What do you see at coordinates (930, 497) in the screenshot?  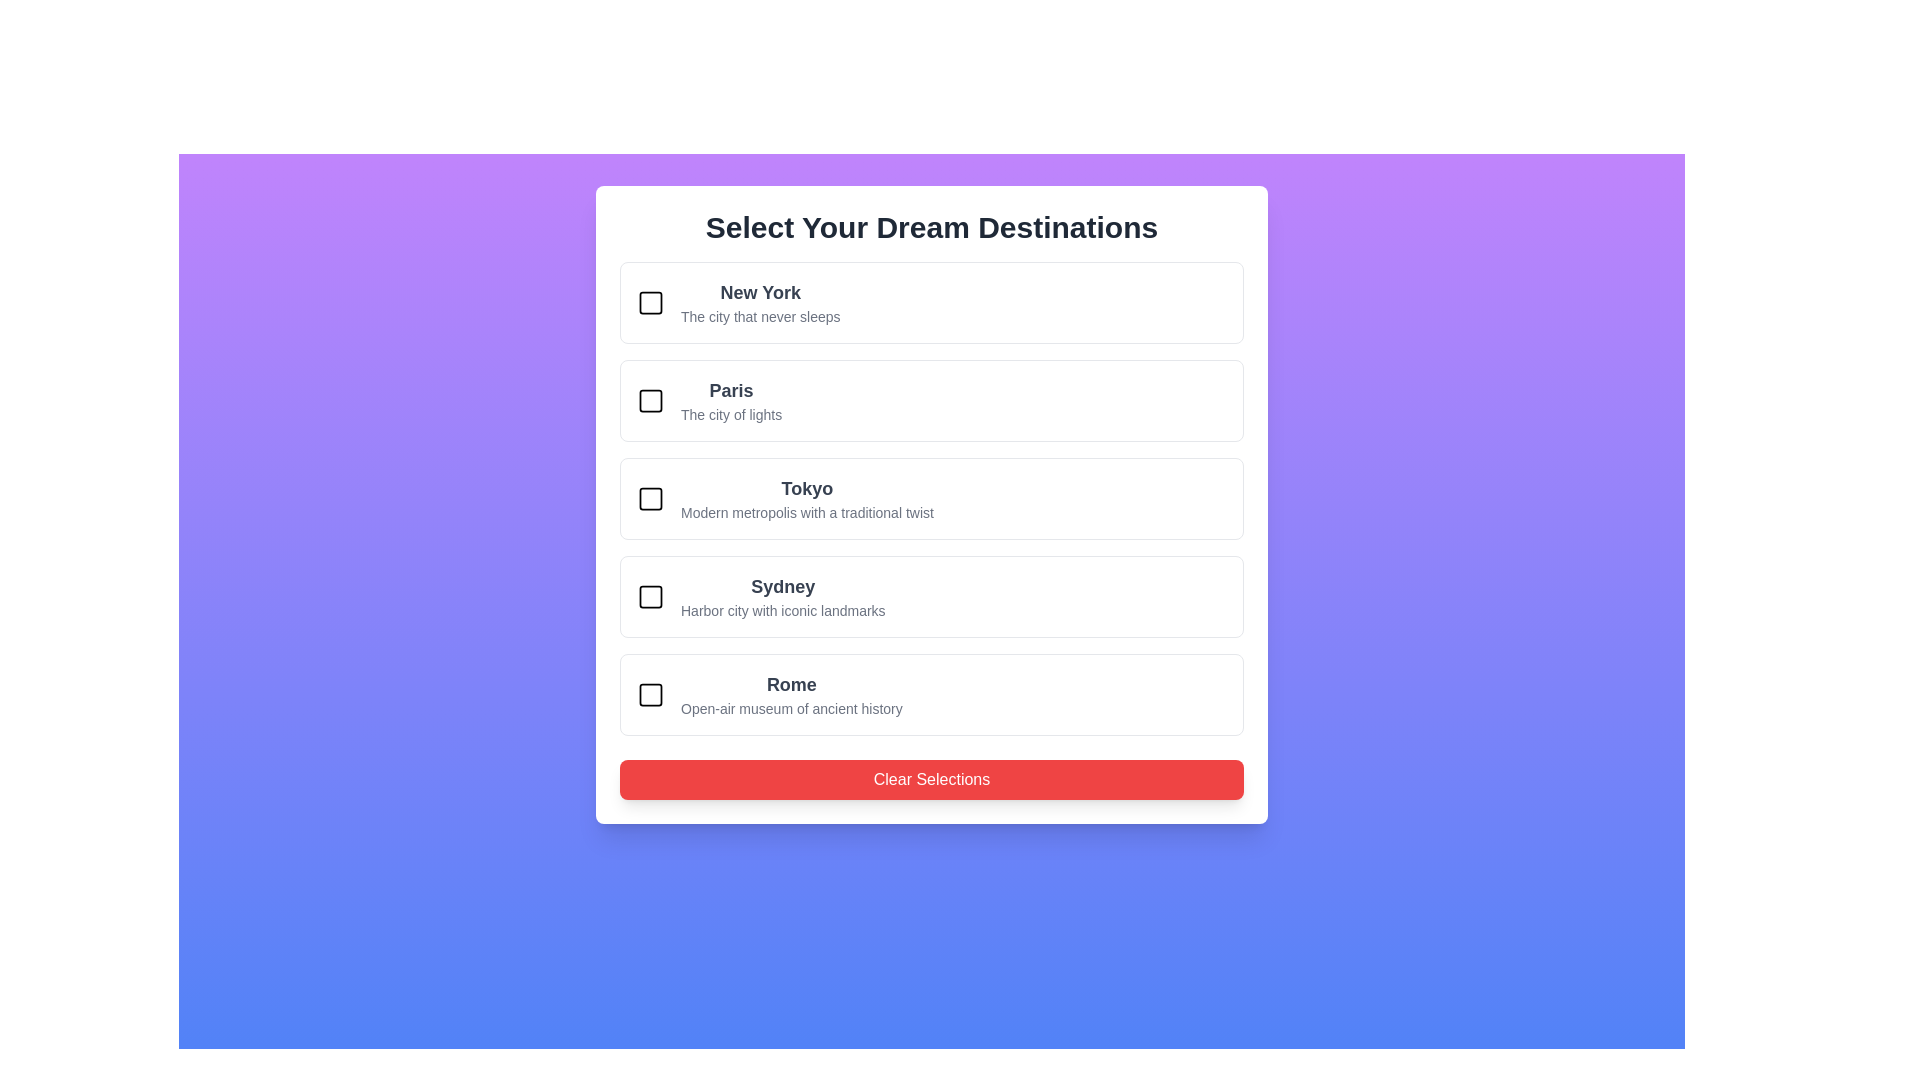 I see `the city card for Tokyo` at bounding box center [930, 497].